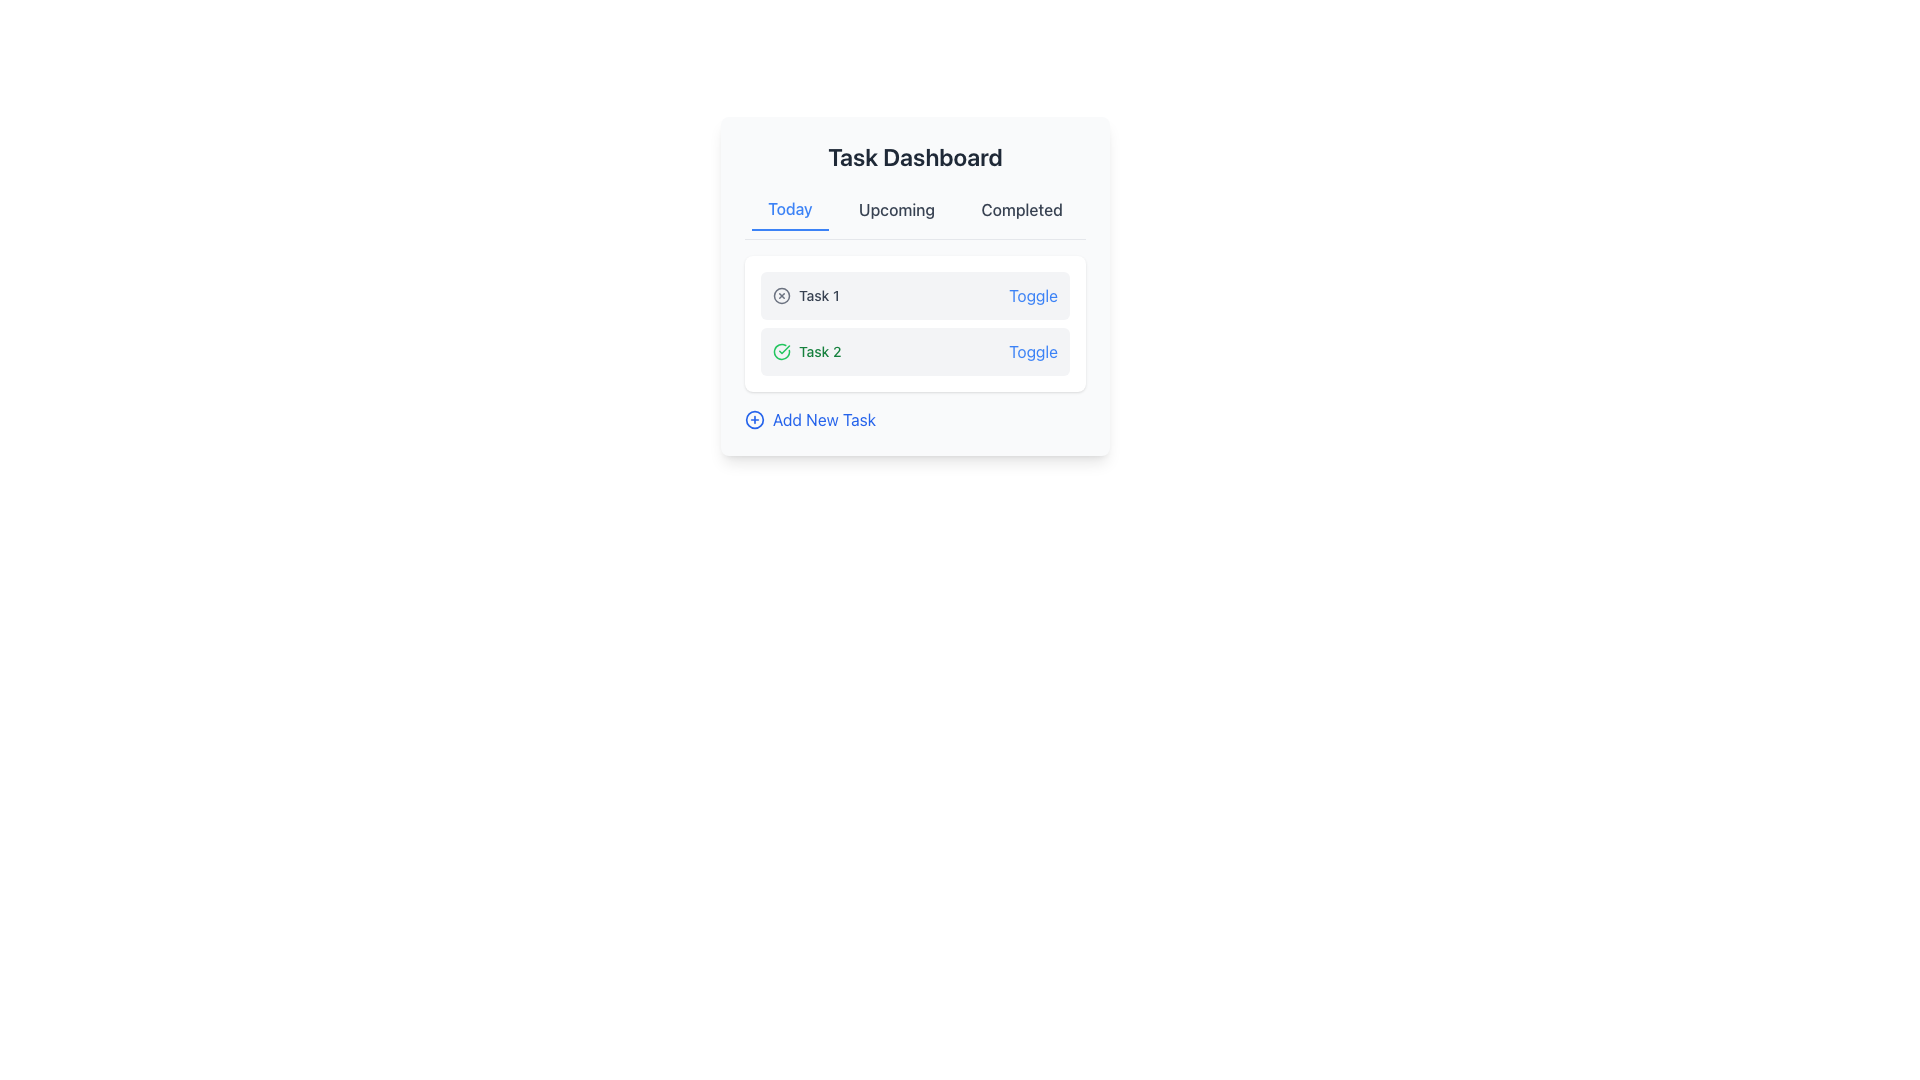 The image size is (1920, 1080). I want to click on the blue text label reading 'Toggle' located on the rightmost part of the entry labeled 'Task 2', so click(1032, 350).